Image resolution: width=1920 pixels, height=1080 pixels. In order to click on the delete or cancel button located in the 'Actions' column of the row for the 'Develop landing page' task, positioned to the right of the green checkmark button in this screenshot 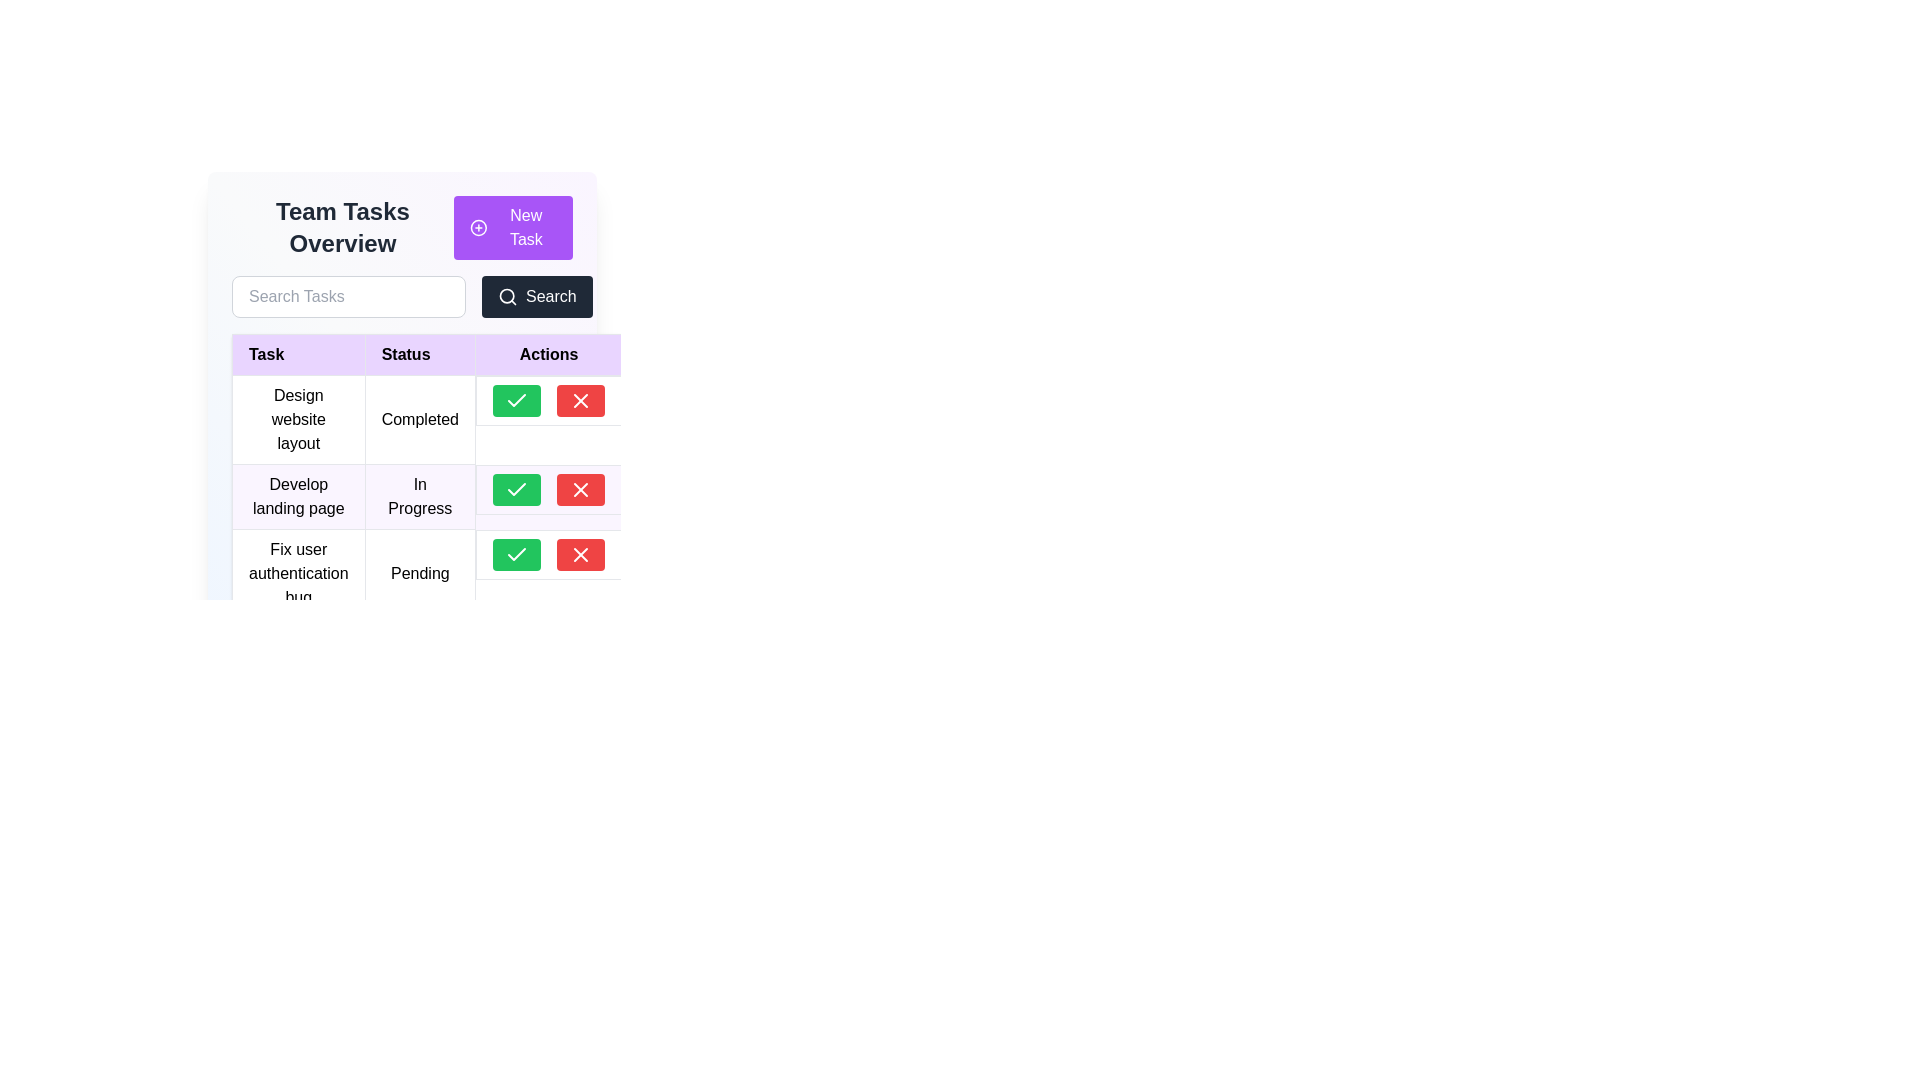, I will do `click(579, 489)`.